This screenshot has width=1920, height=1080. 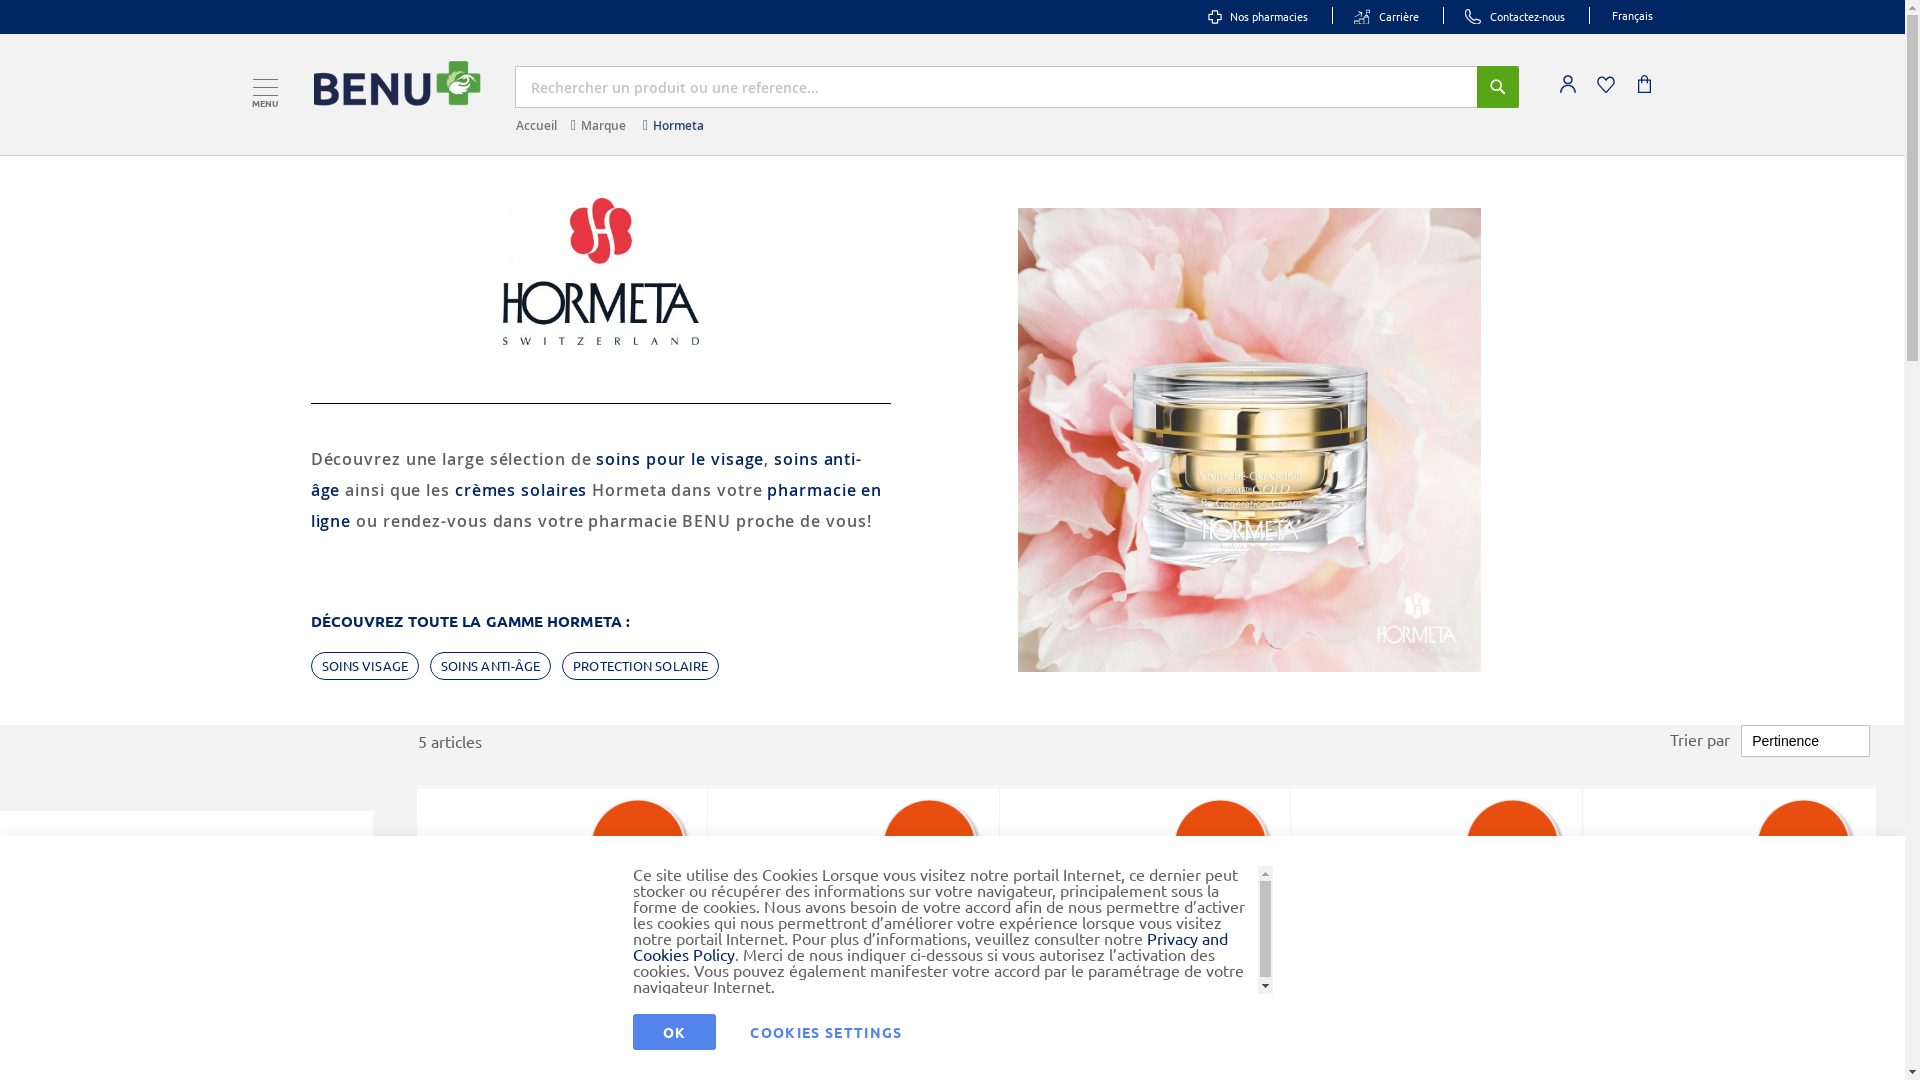 I want to click on 'pharmacie en ligne', so click(x=595, y=504).